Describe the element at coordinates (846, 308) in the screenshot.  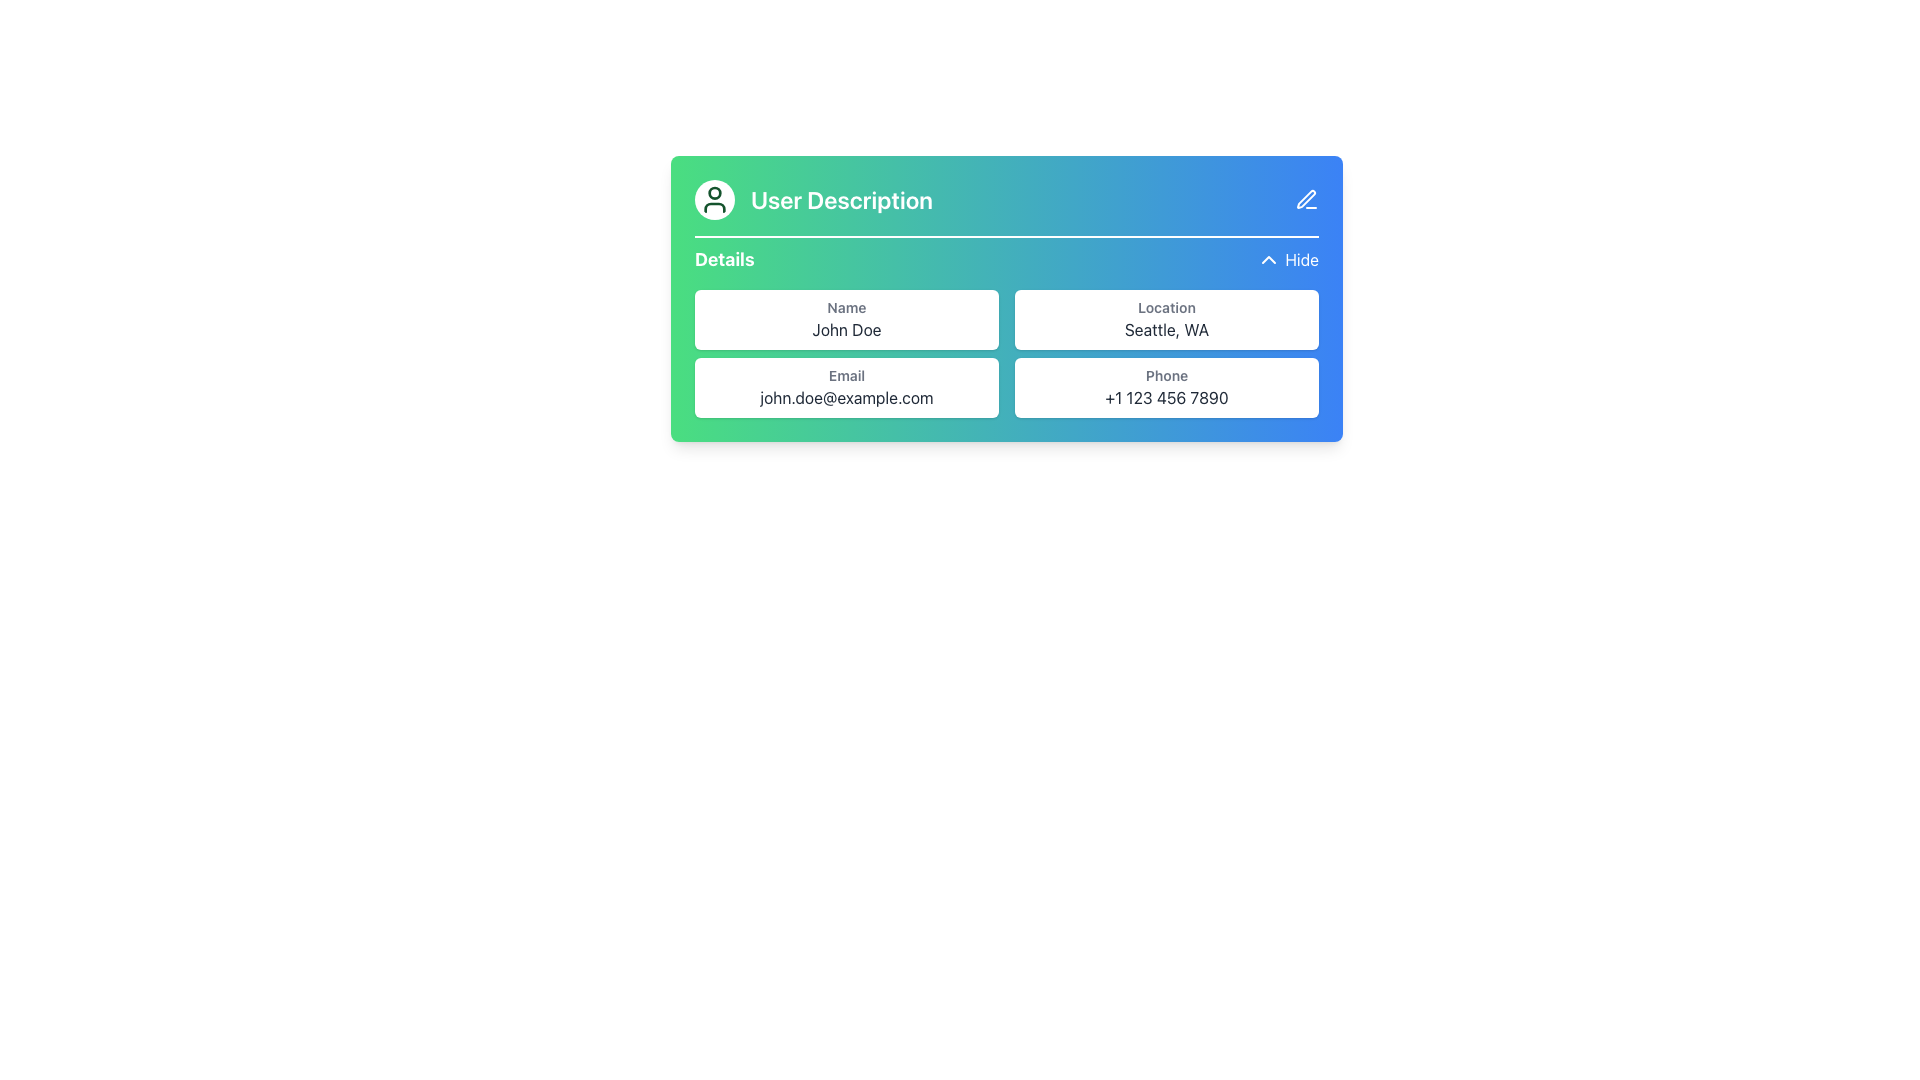
I see `the label text 'Name', which is displayed in a smaller, bold, gray font above the text 'John Doe' within a white rectangular background with rounded corners` at that location.